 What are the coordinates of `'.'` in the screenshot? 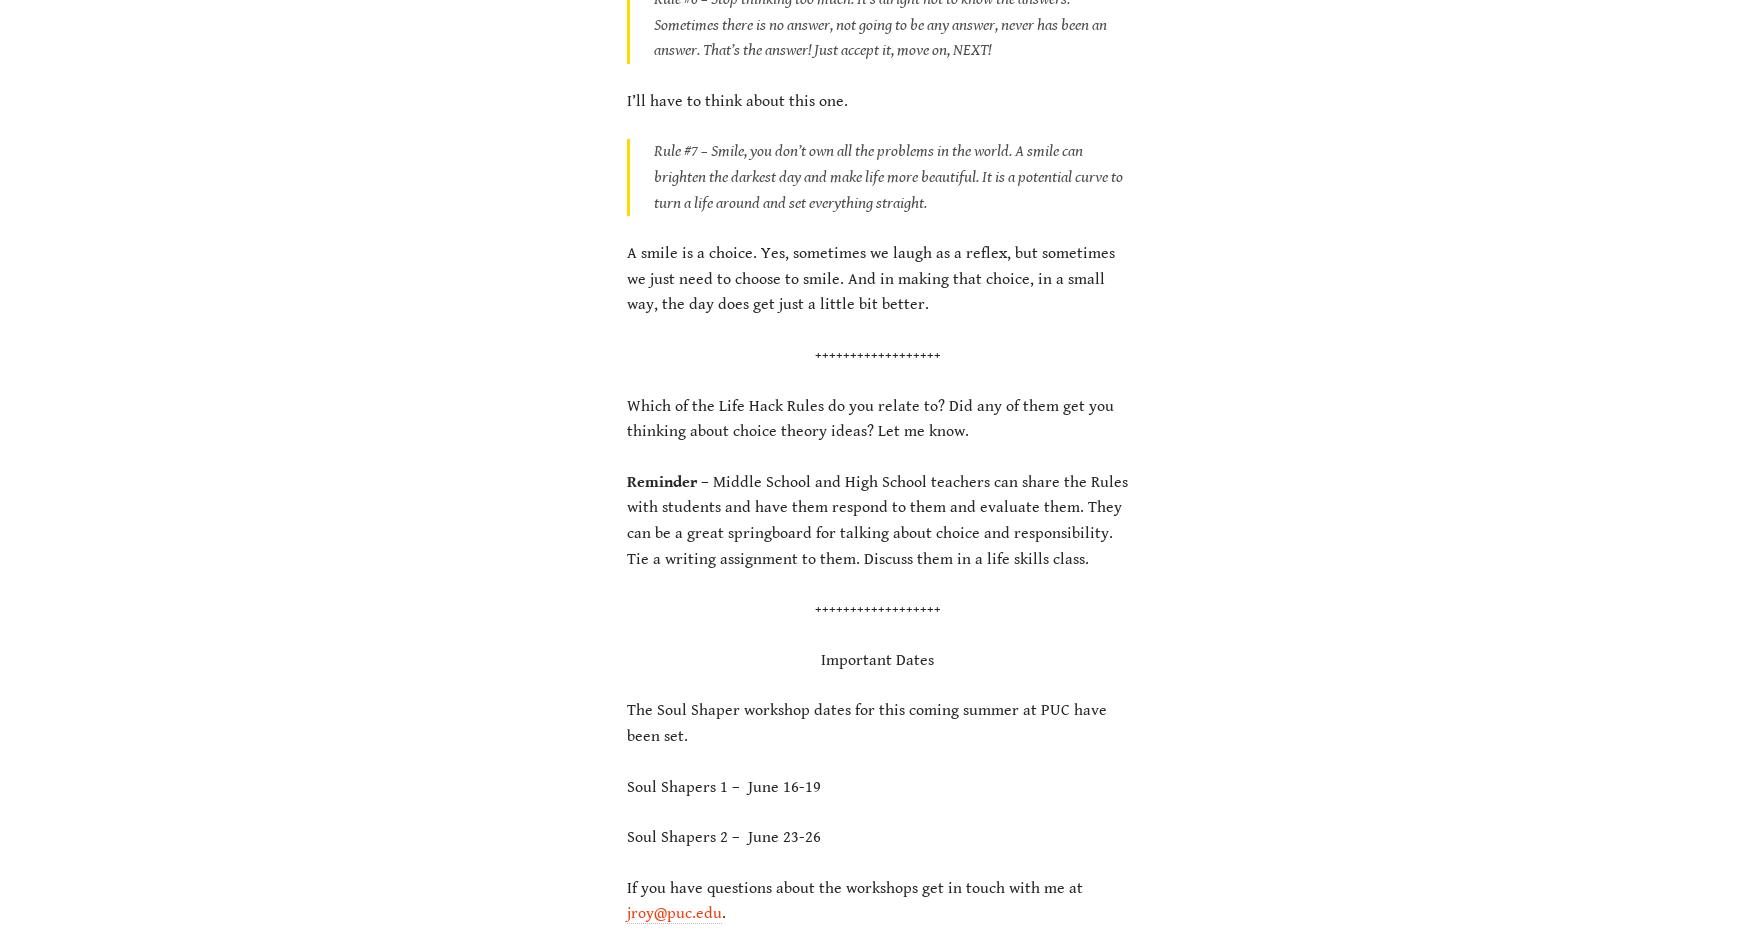 It's located at (723, 913).